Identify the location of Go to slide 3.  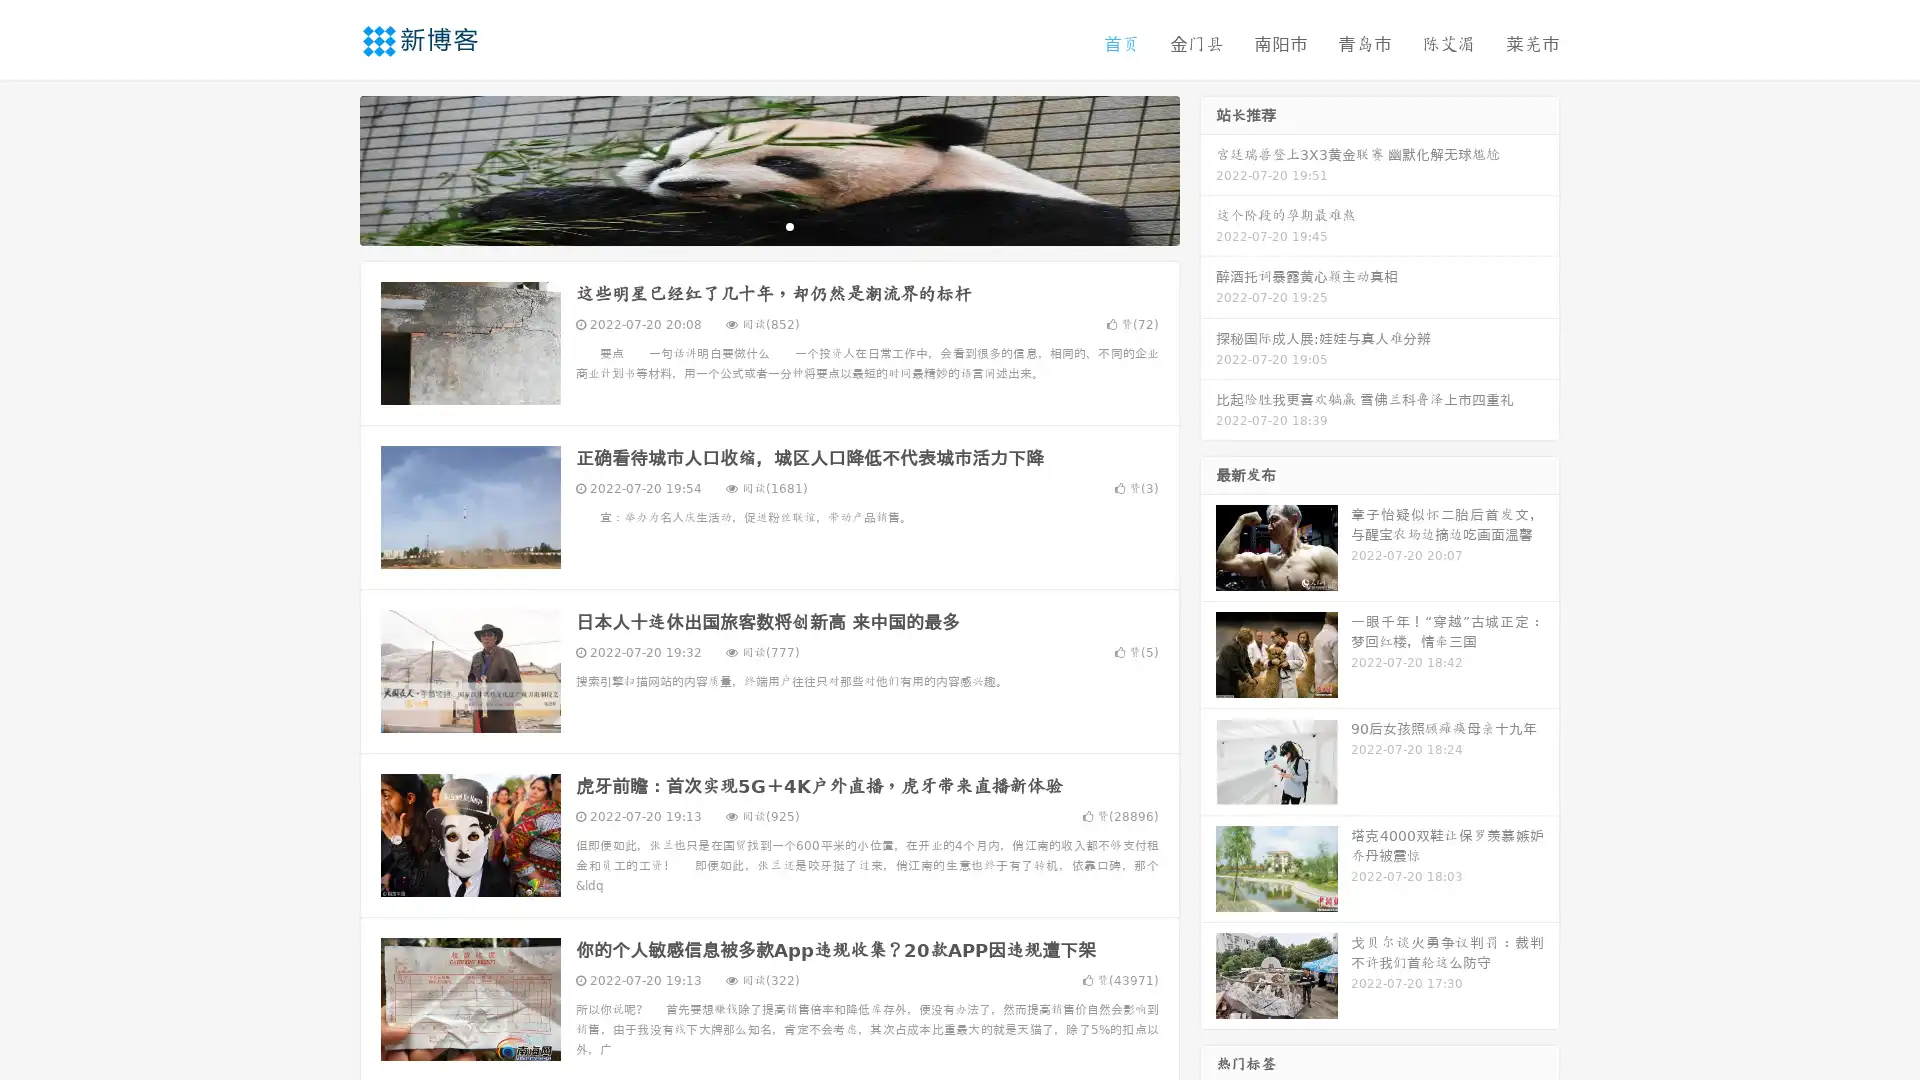
(789, 225).